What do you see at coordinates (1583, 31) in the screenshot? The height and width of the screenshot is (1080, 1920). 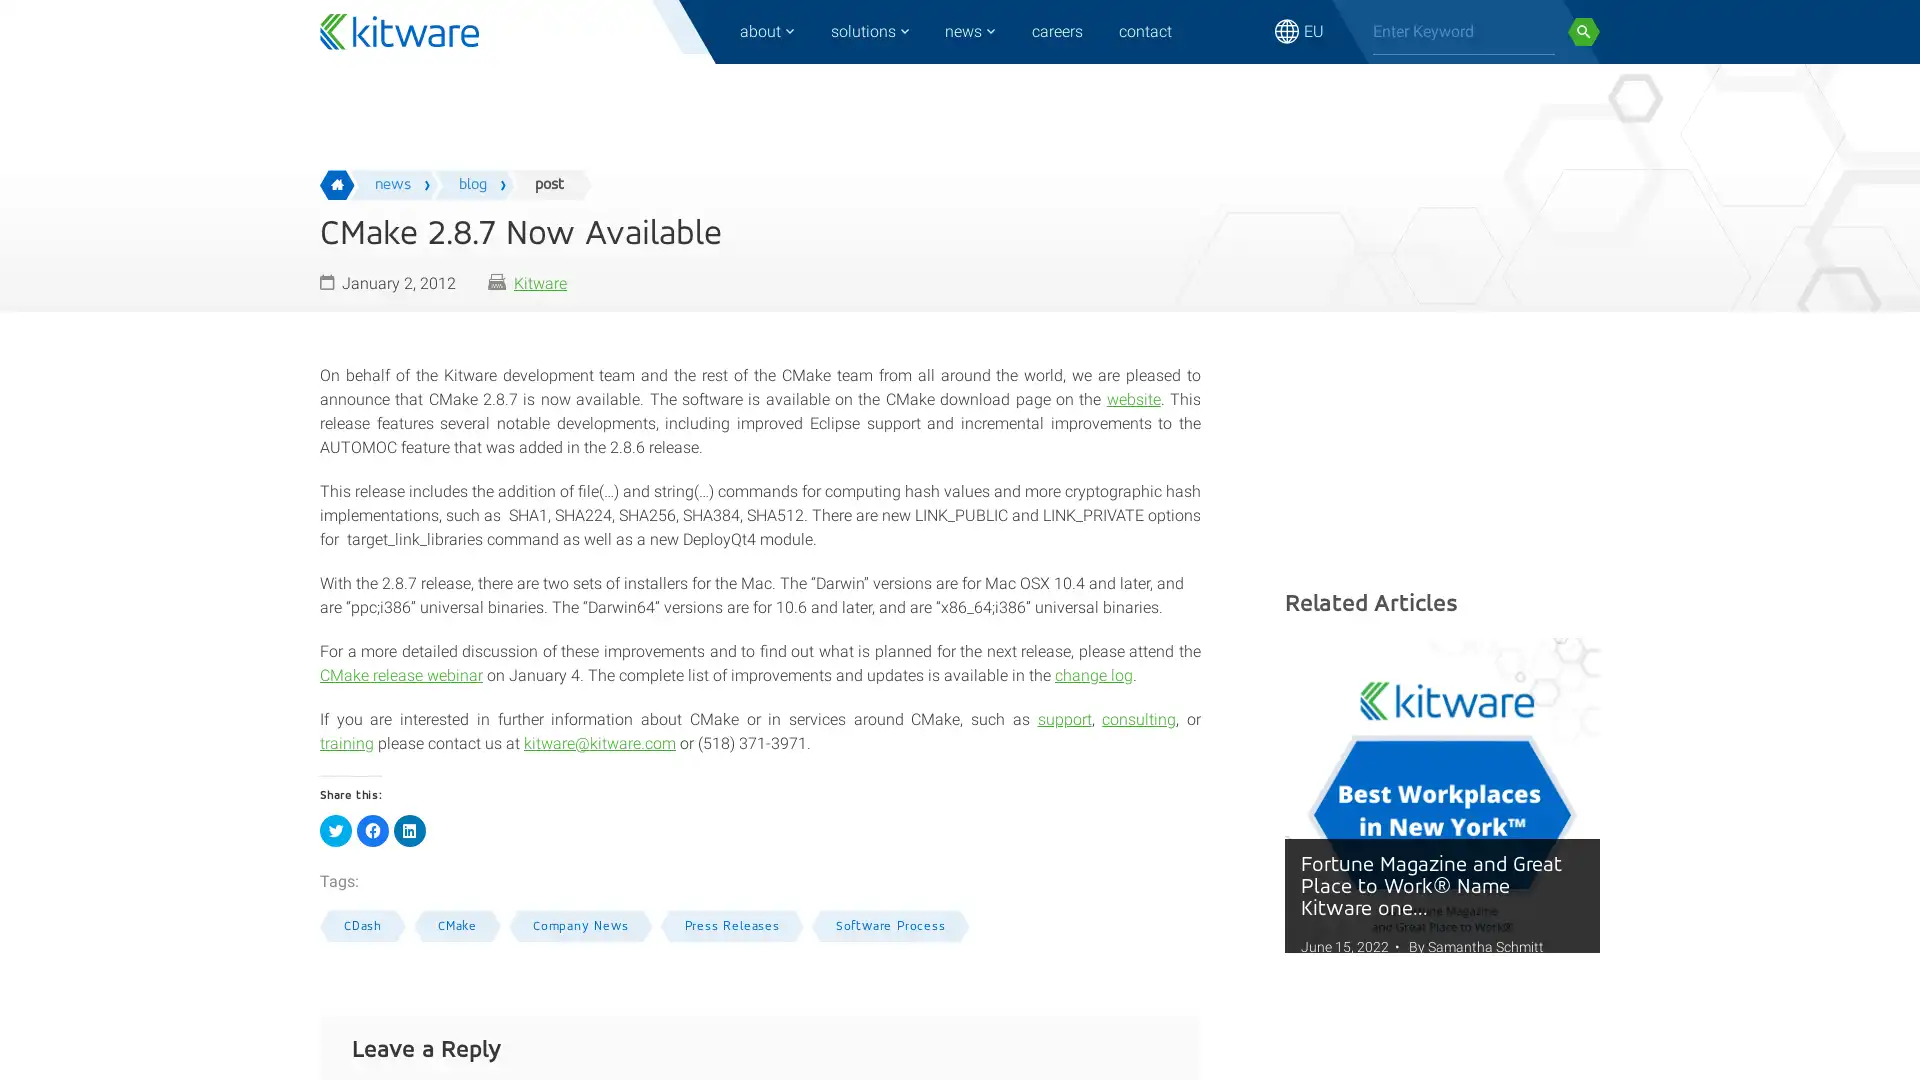 I see `Search` at bounding box center [1583, 31].